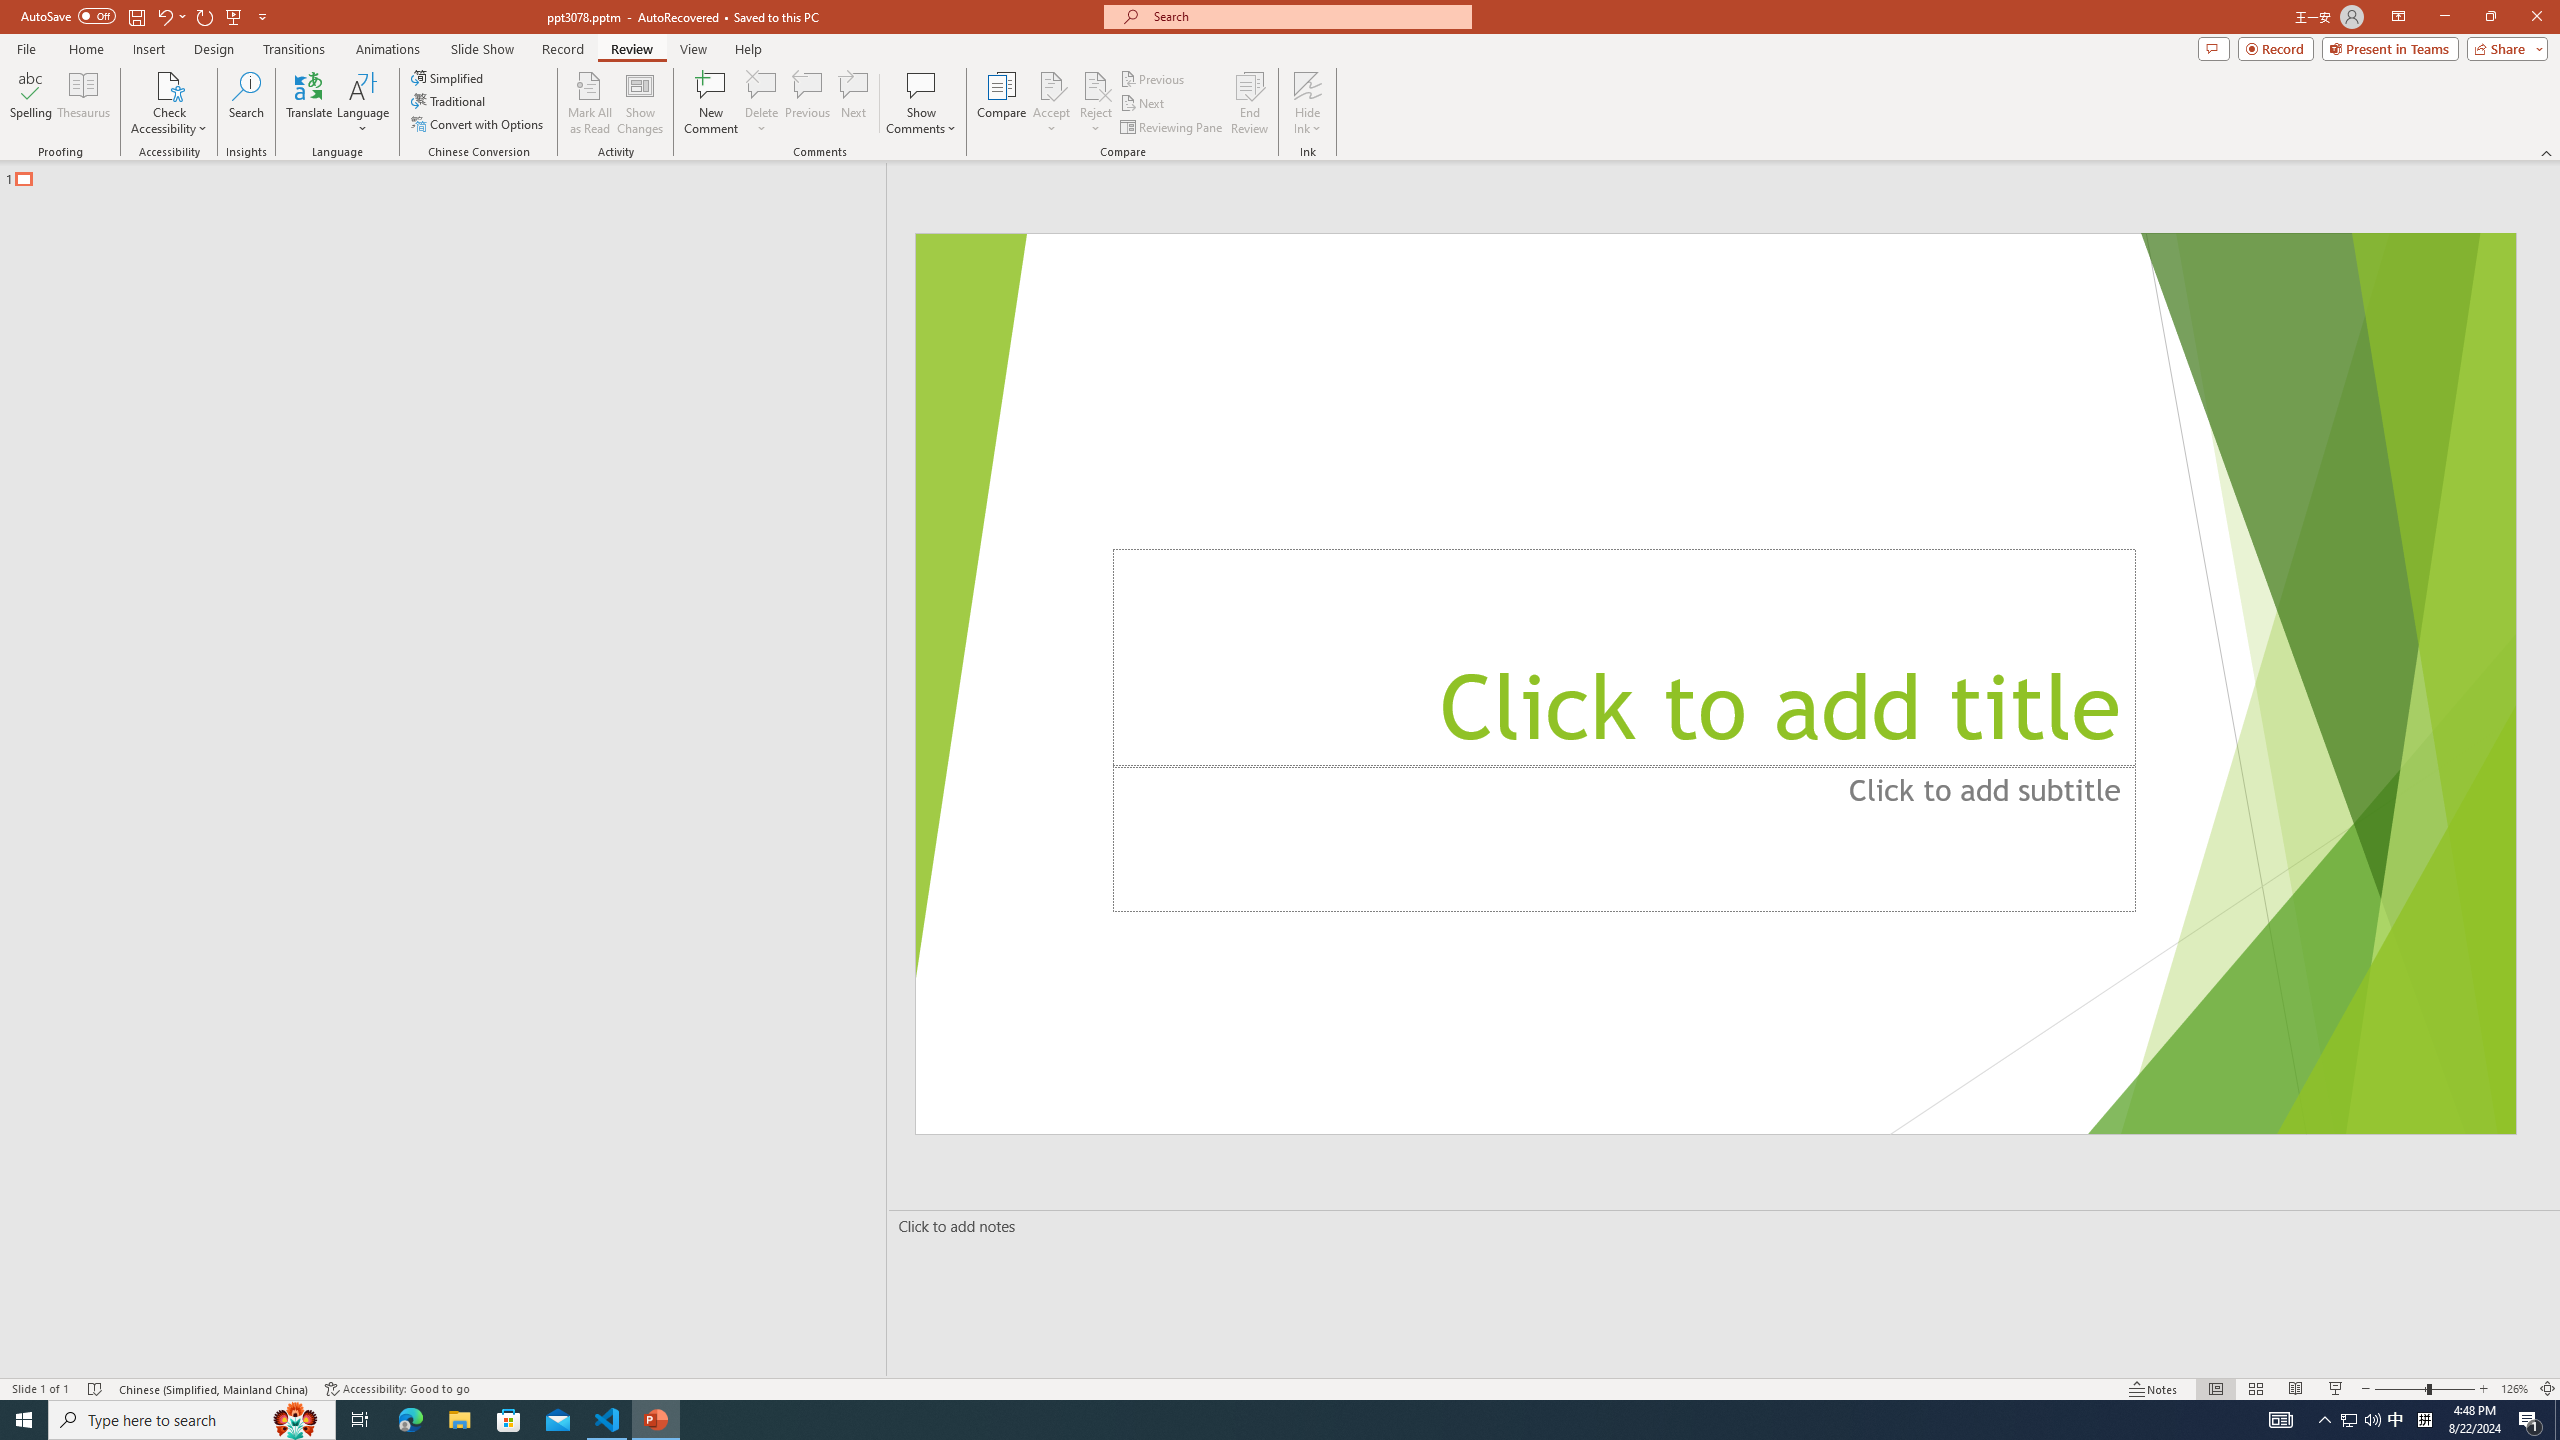 This screenshot has height=1440, width=2560. What do you see at coordinates (1248, 103) in the screenshot?
I see `'End Review'` at bounding box center [1248, 103].